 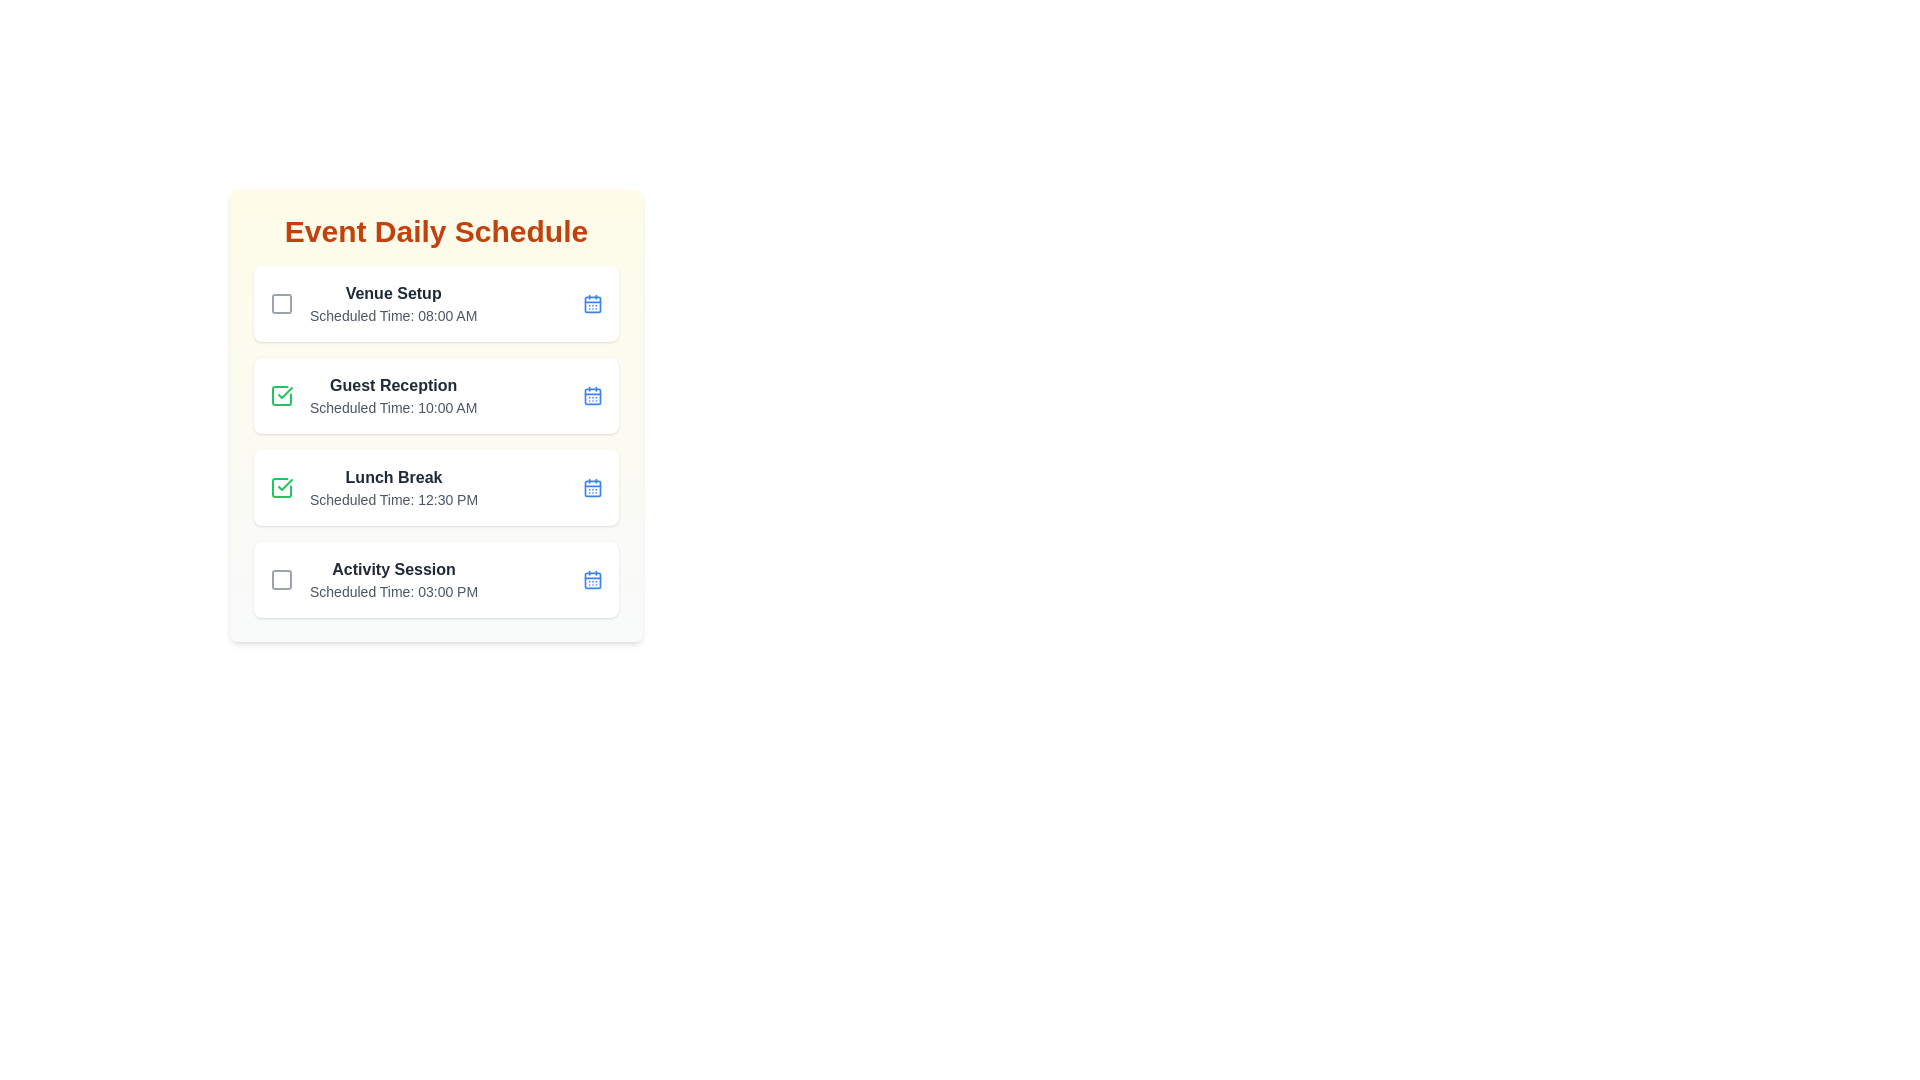 I want to click on the calendar icon for the task Activity Session, so click(x=592, y=579).